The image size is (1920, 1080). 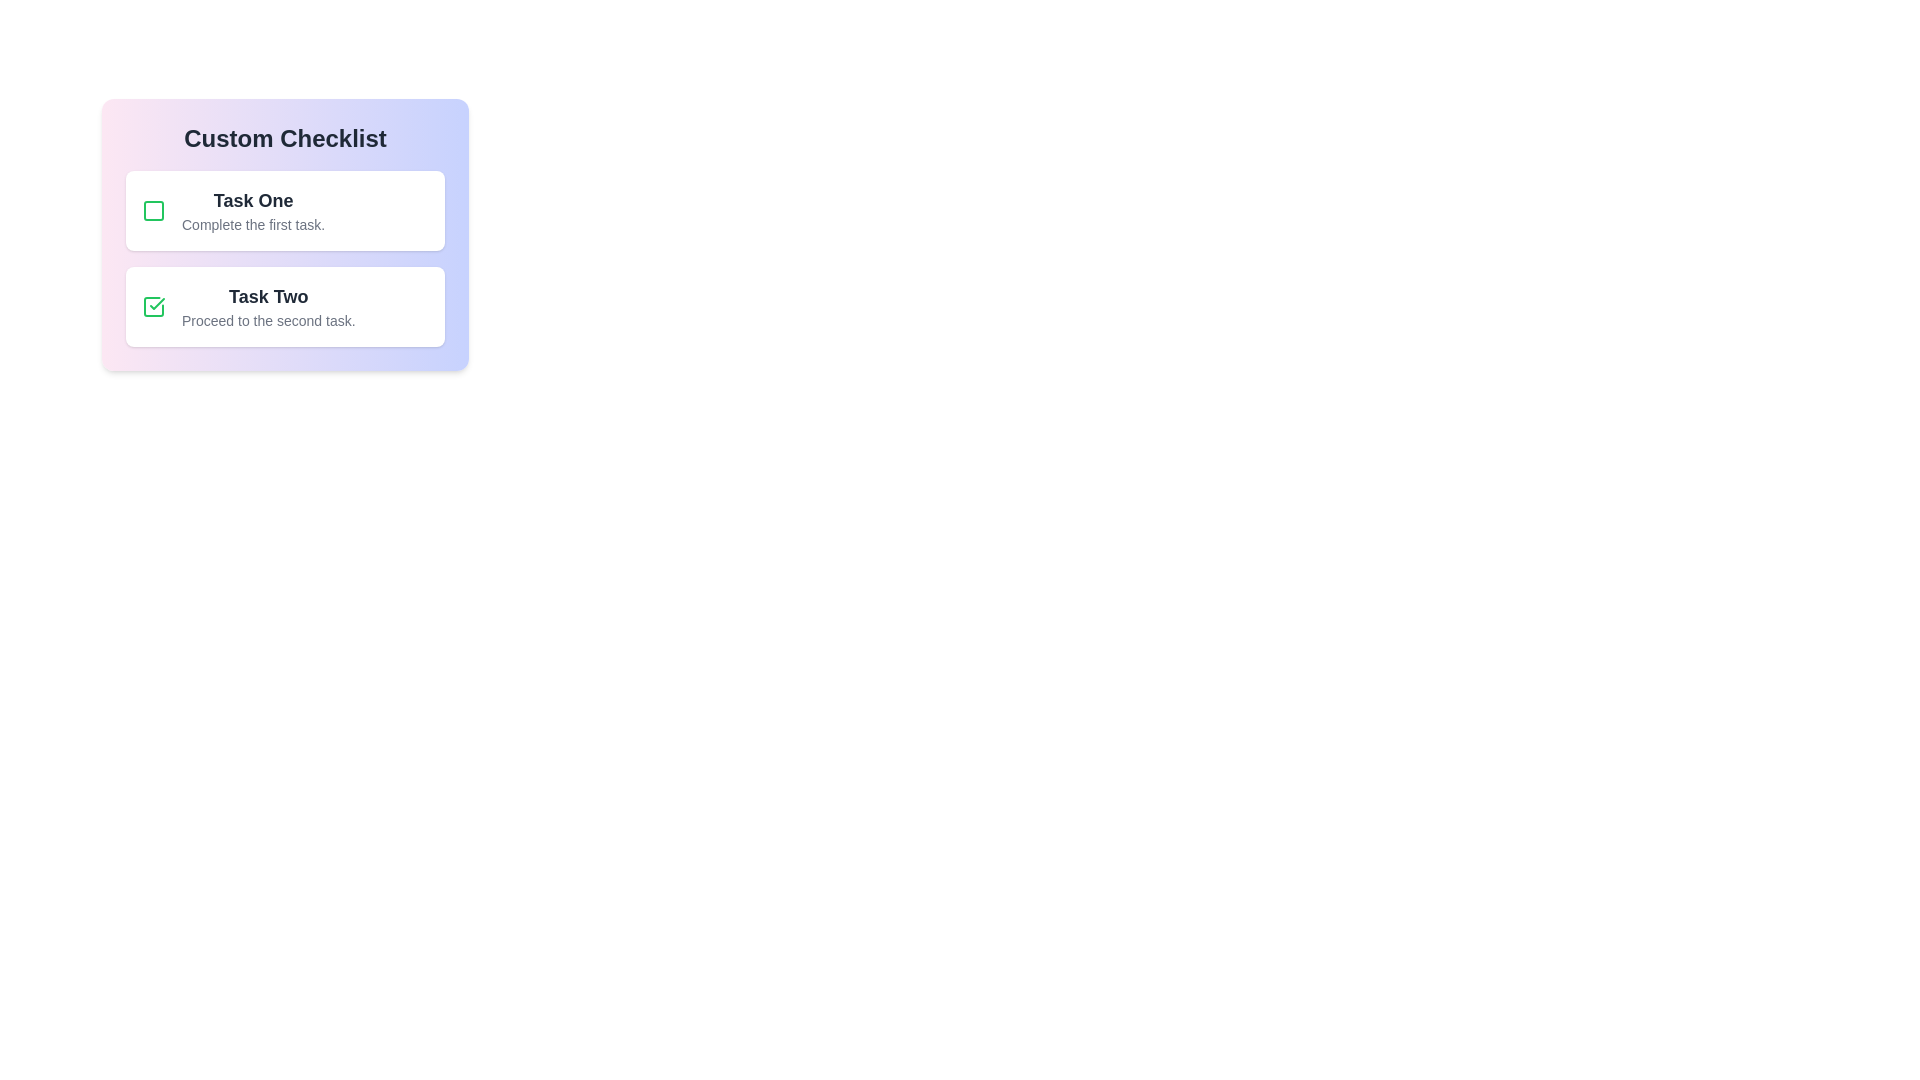 What do you see at coordinates (252, 211) in the screenshot?
I see `text content of the textual display for 'Task One' and 'Complete the first task.' located beneath the title 'Custom Checklist'` at bounding box center [252, 211].